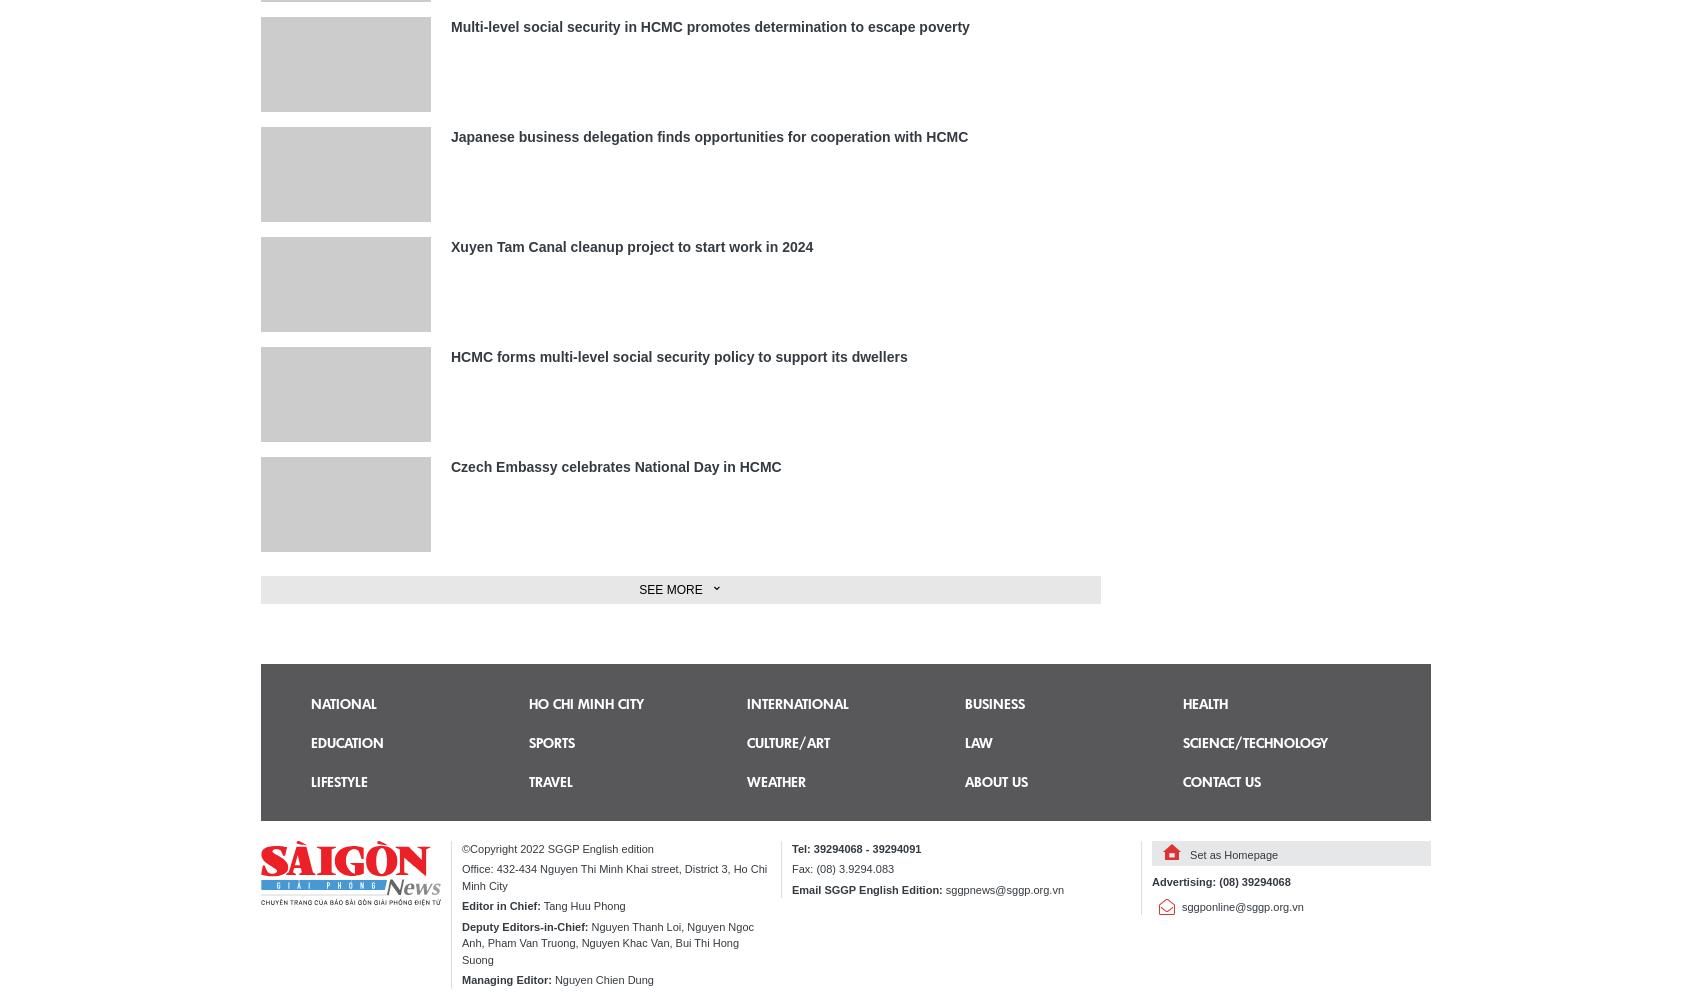  I want to click on 'International', so click(797, 702).